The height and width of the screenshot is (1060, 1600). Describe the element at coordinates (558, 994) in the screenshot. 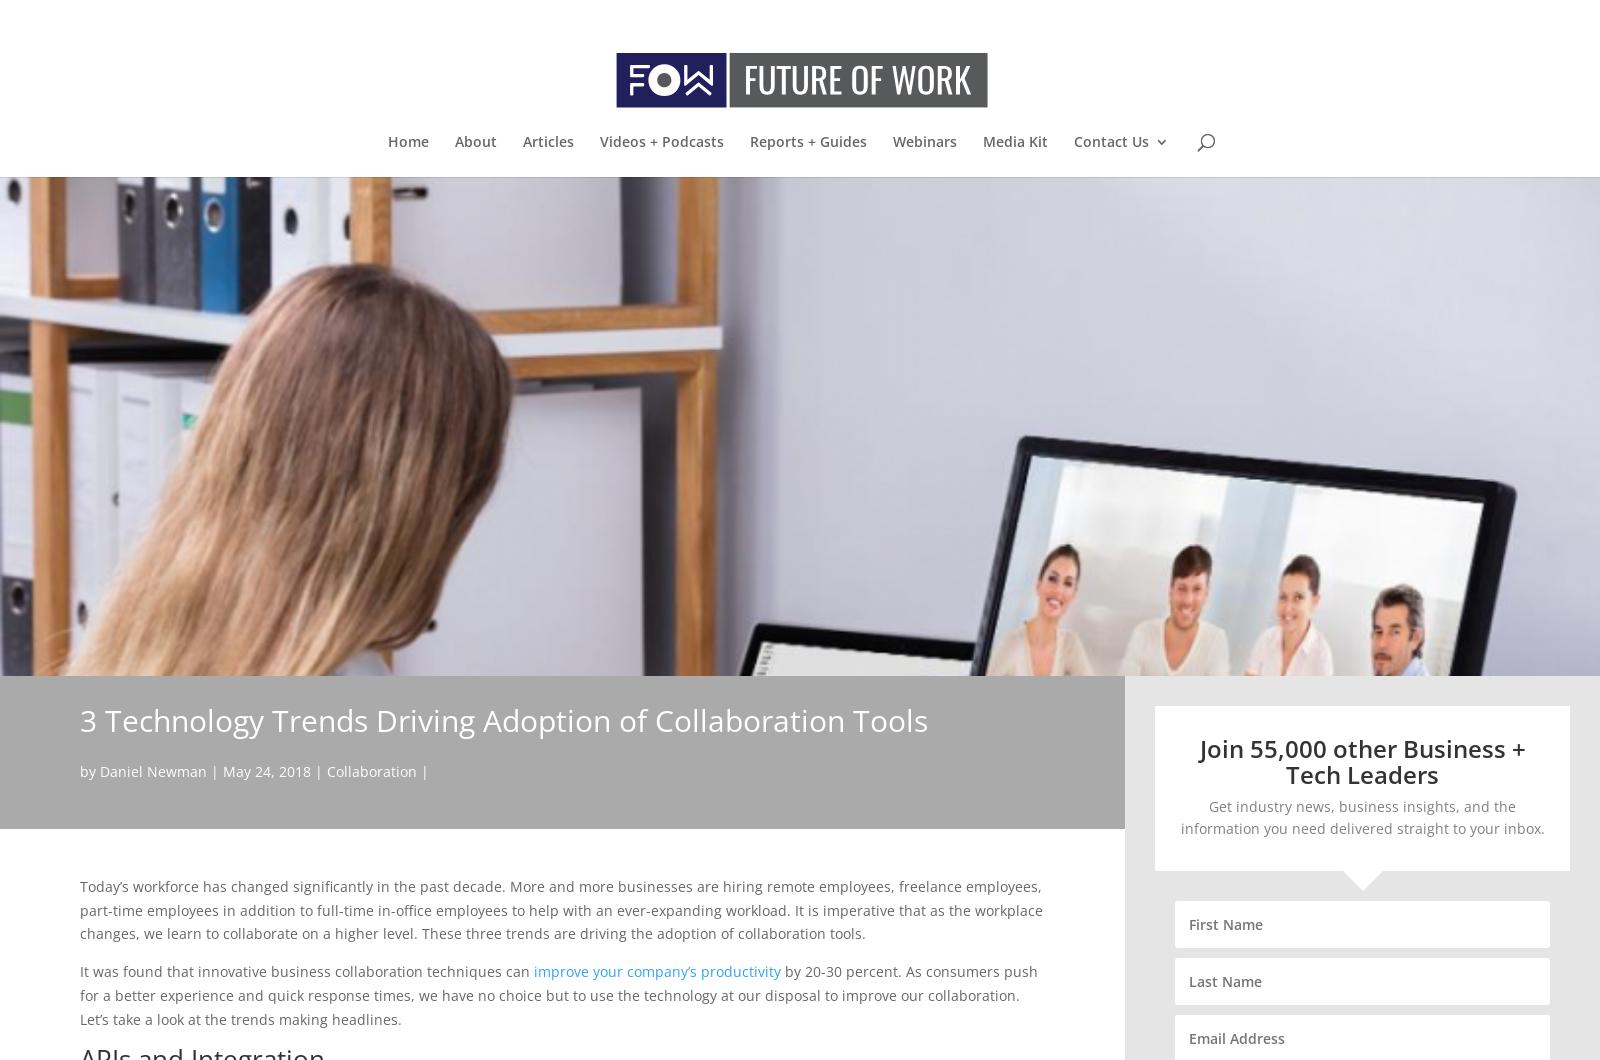

I see `'by 20-30 percent. As consumers push for a better experience and quick response times, we have no choice but to use the technology at our disposal to improve our collaboration. Let’s take a look at the trends making headlines.'` at that location.